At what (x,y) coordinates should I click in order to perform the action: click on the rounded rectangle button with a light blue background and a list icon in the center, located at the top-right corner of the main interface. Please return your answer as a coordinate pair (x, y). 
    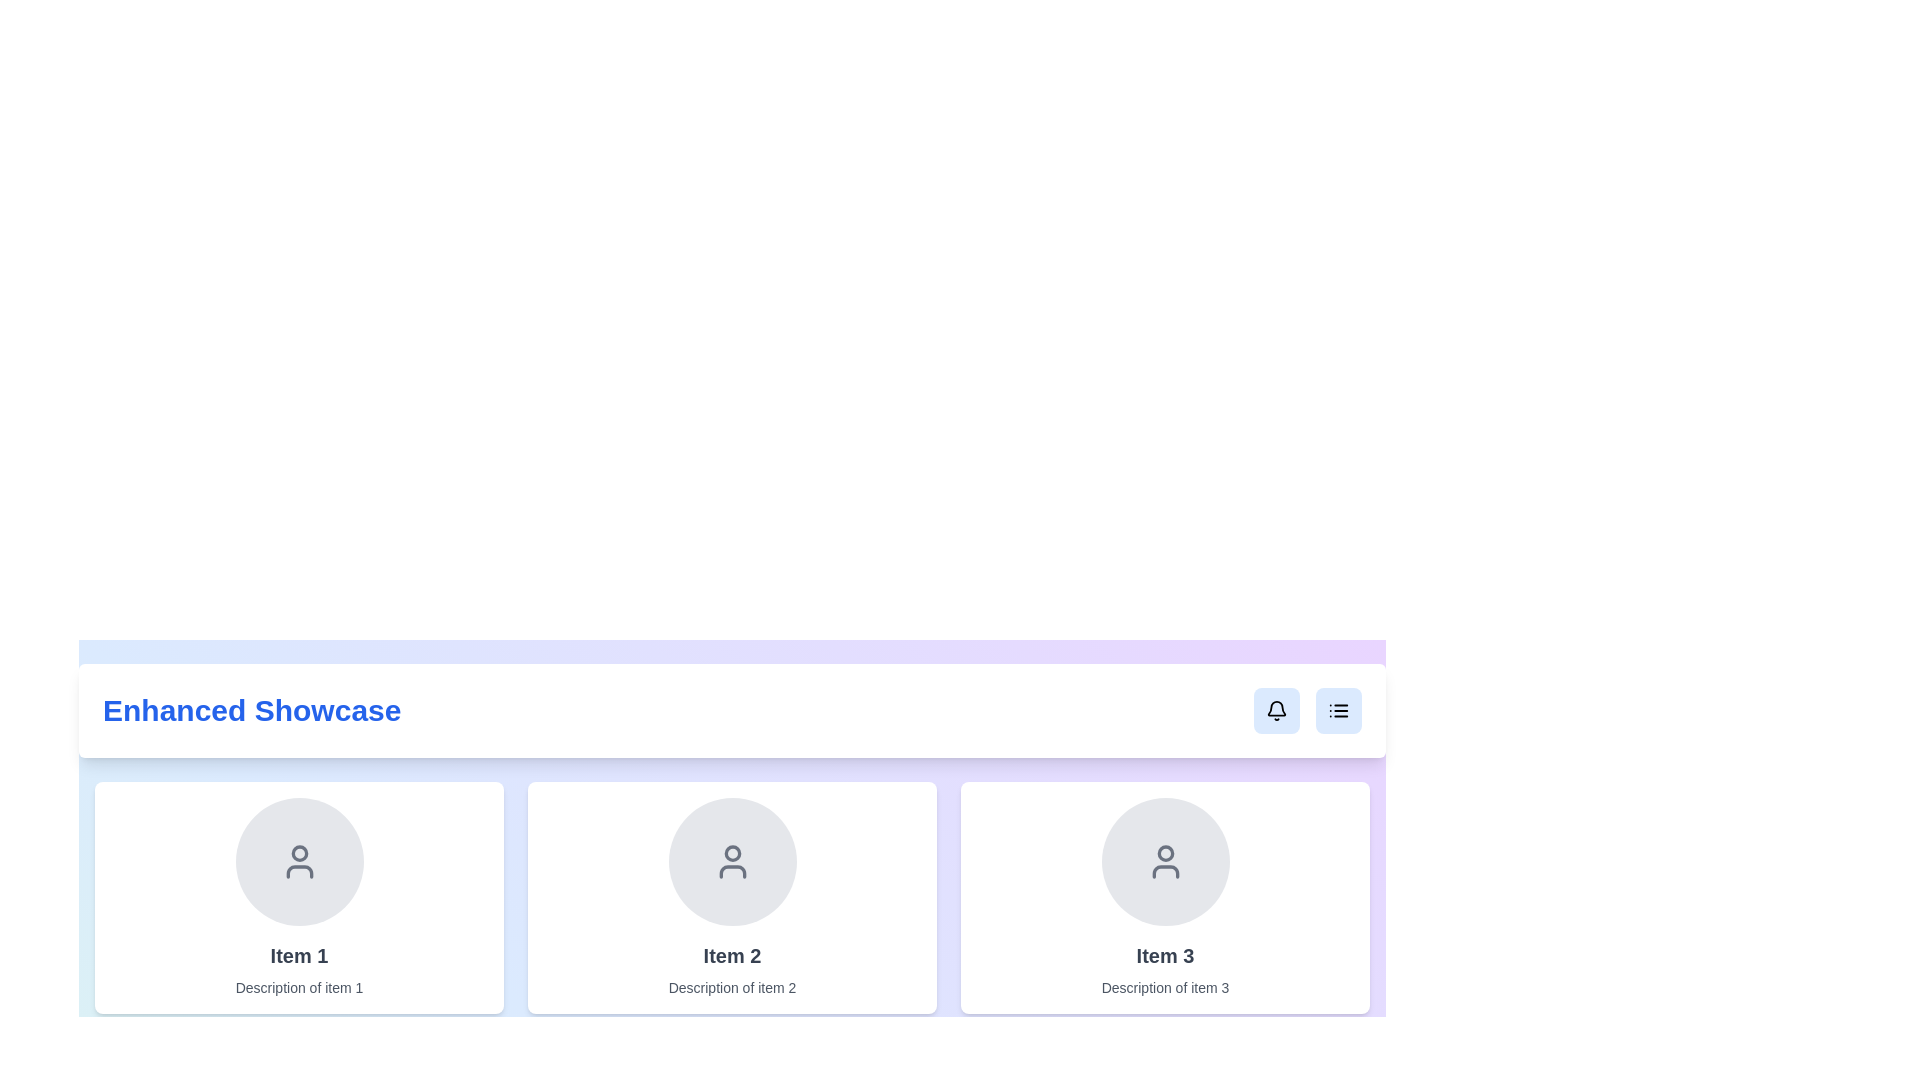
    Looking at the image, I should click on (1339, 709).